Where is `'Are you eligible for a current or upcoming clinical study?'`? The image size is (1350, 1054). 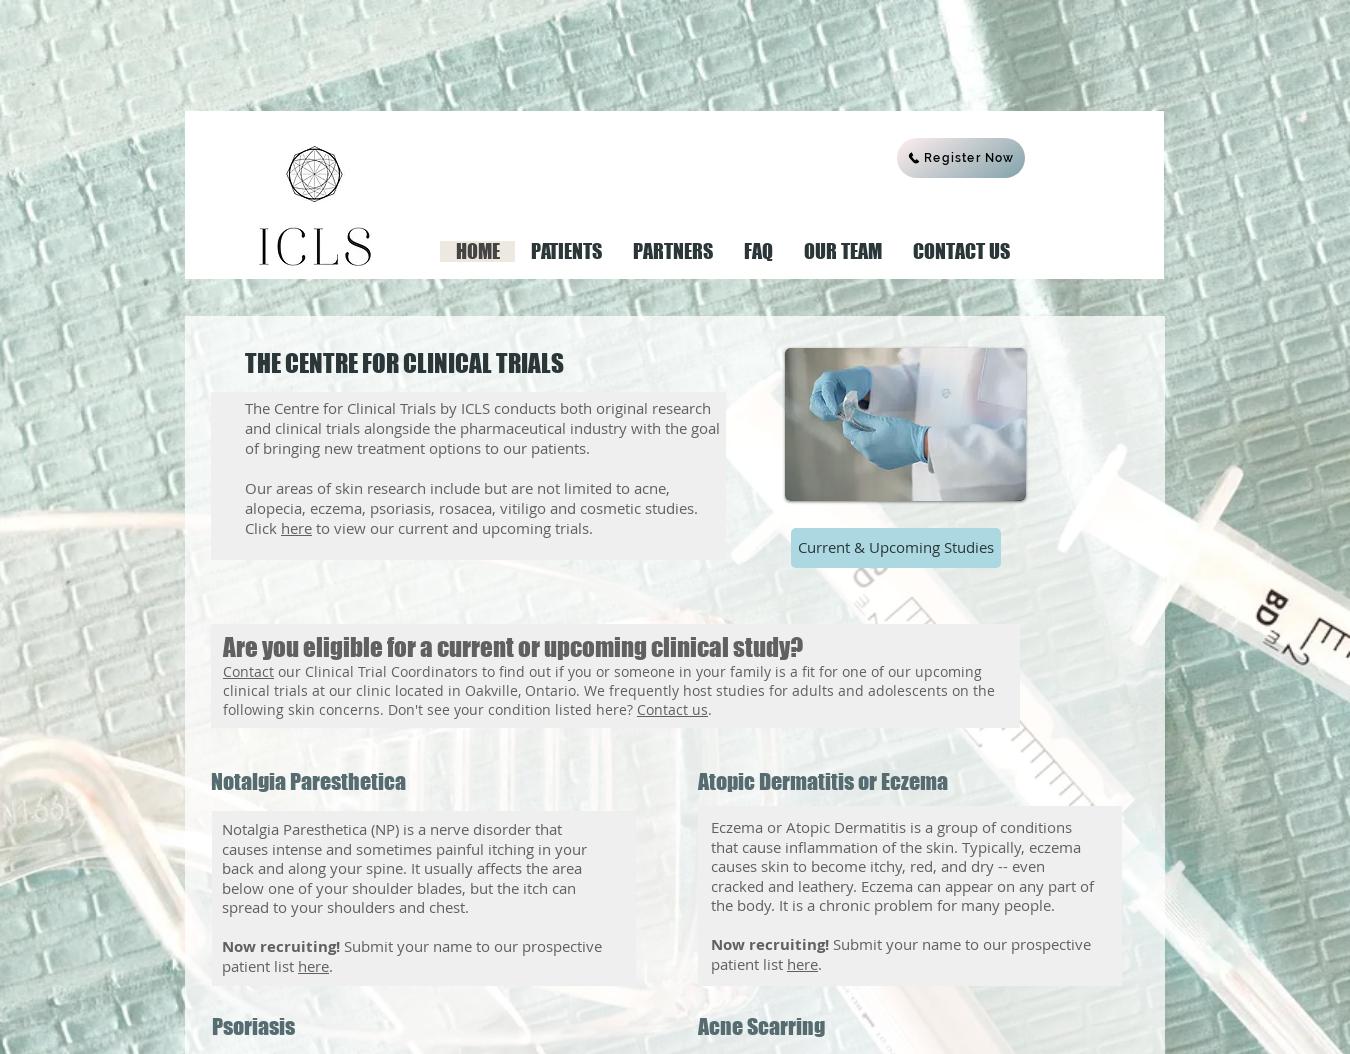
'Are you eligible for a current or upcoming clinical study?' is located at coordinates (512, 647).